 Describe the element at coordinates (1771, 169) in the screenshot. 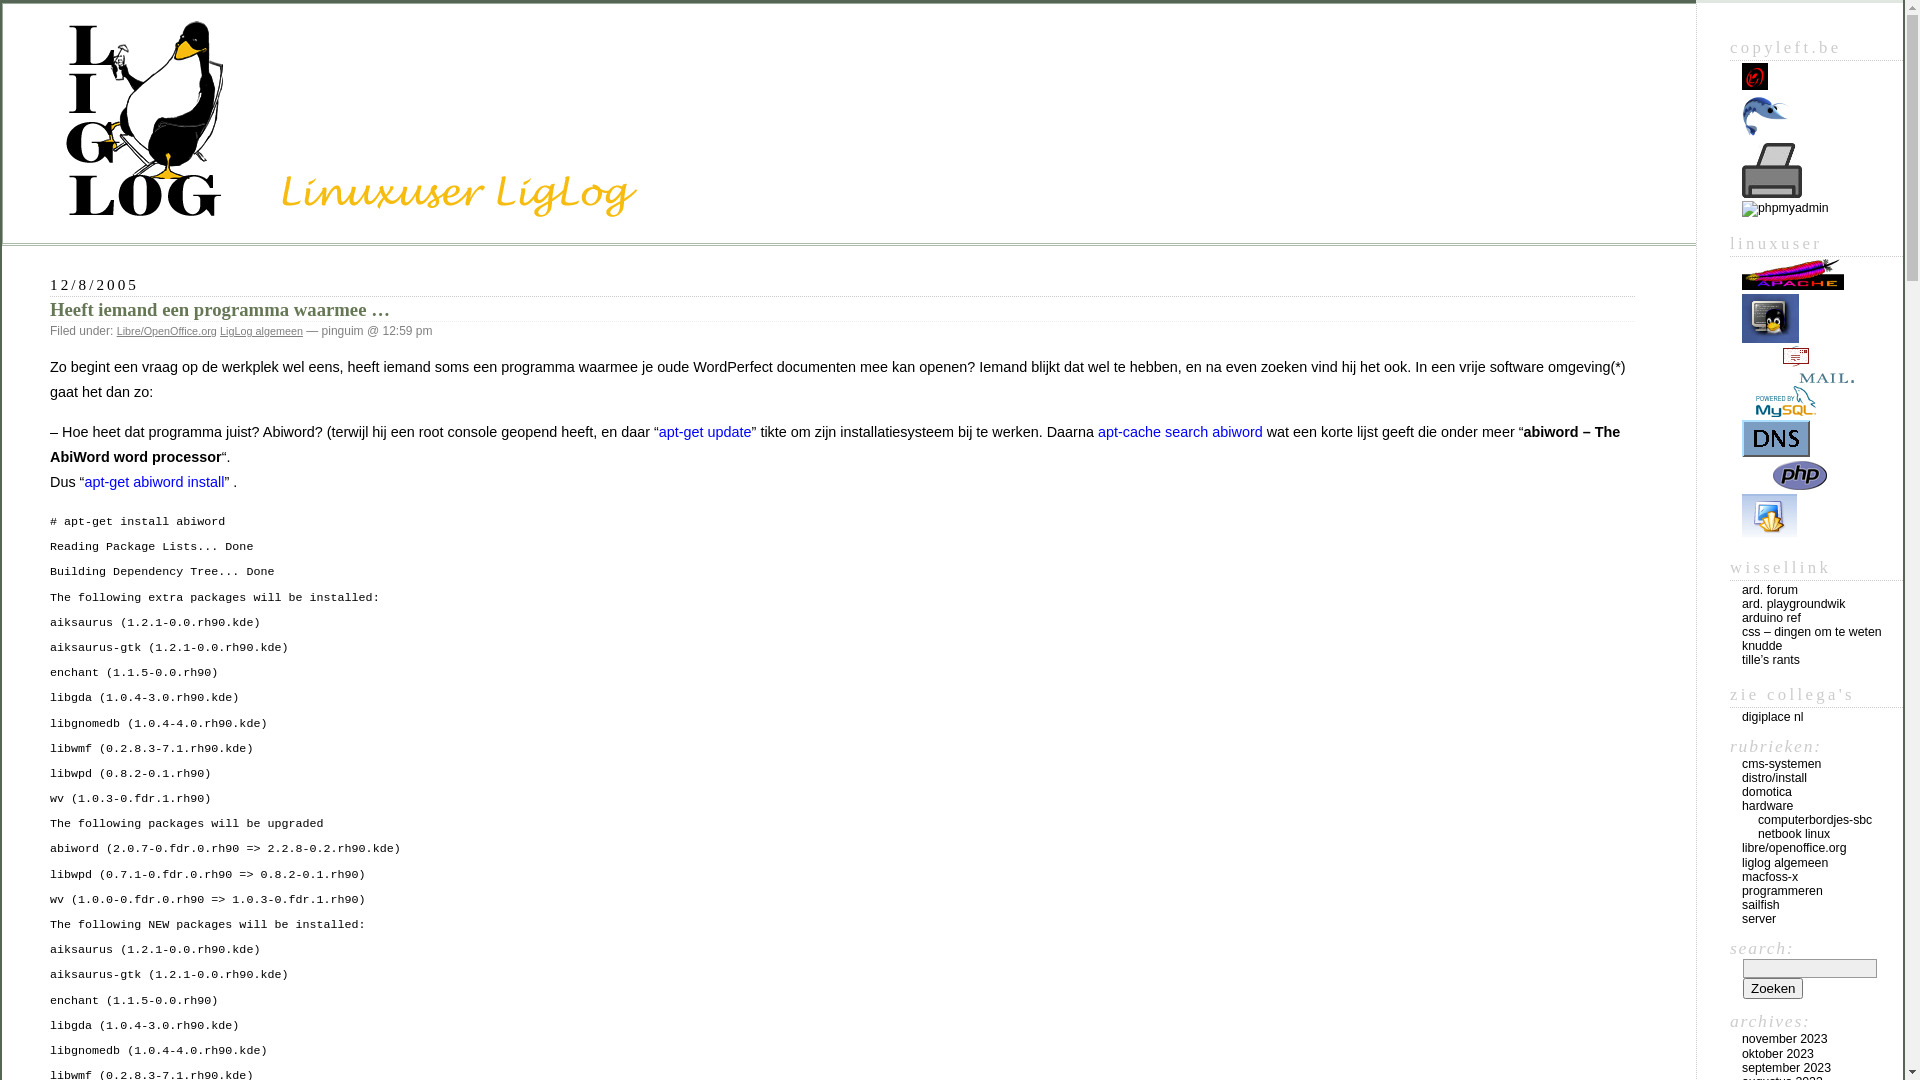

I see `'CUPS printerbeheer op mijn localhost'` at that location.